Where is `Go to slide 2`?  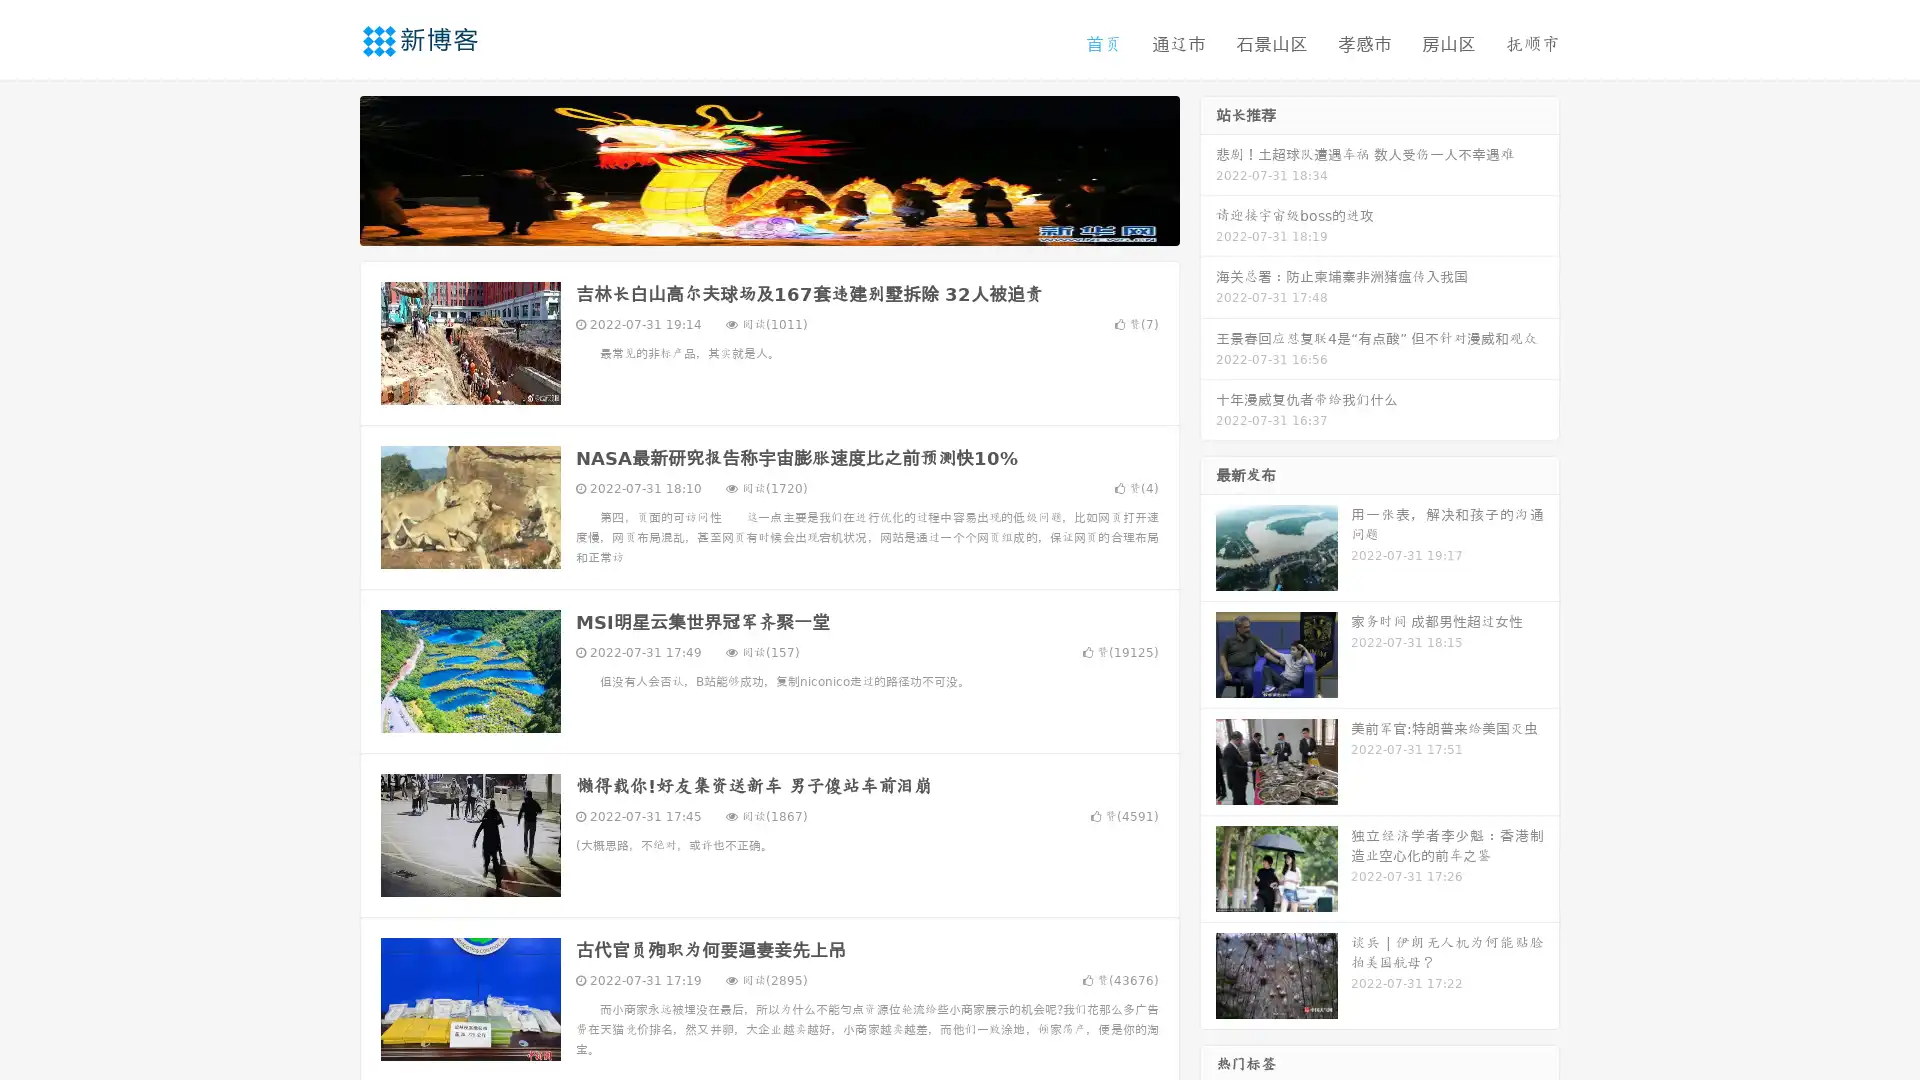
Go to slide 2 is located at coordinates (768, 225).